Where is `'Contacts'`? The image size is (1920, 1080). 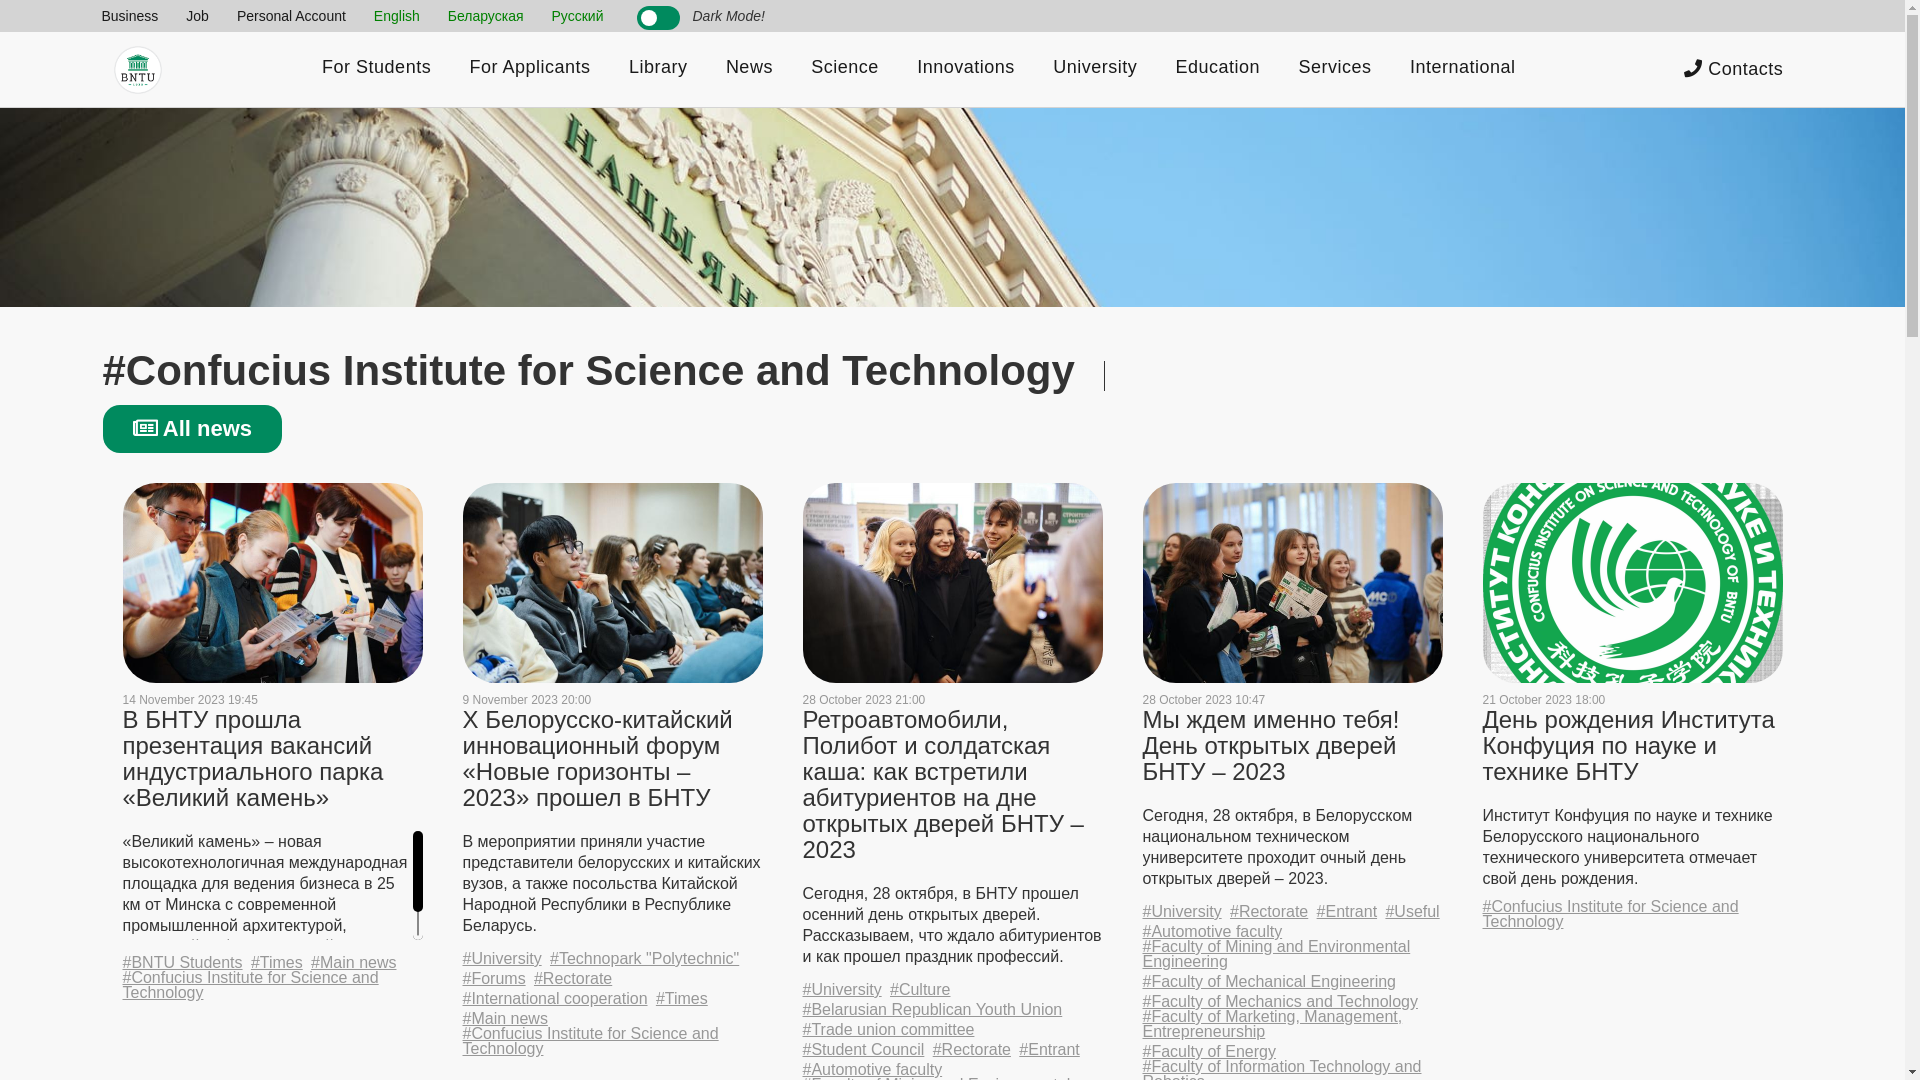
'Contacts' is located at coordinates (1732, 68).